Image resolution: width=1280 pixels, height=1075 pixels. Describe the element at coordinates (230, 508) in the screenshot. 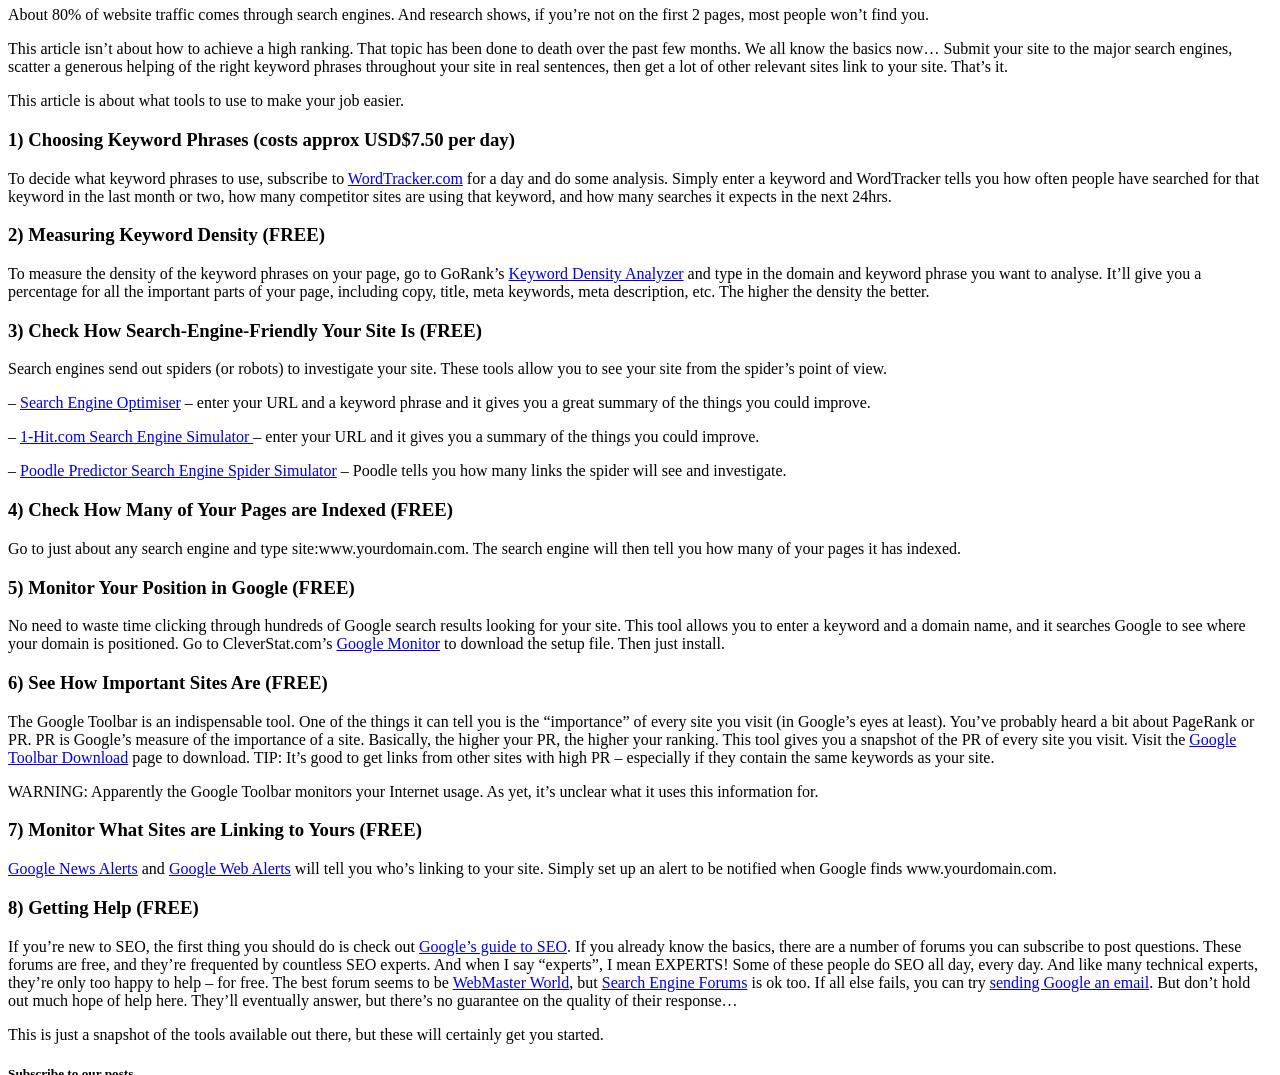

I see `'4) Check How Many of Your Pages are Indexed (FREE)'` at that location.